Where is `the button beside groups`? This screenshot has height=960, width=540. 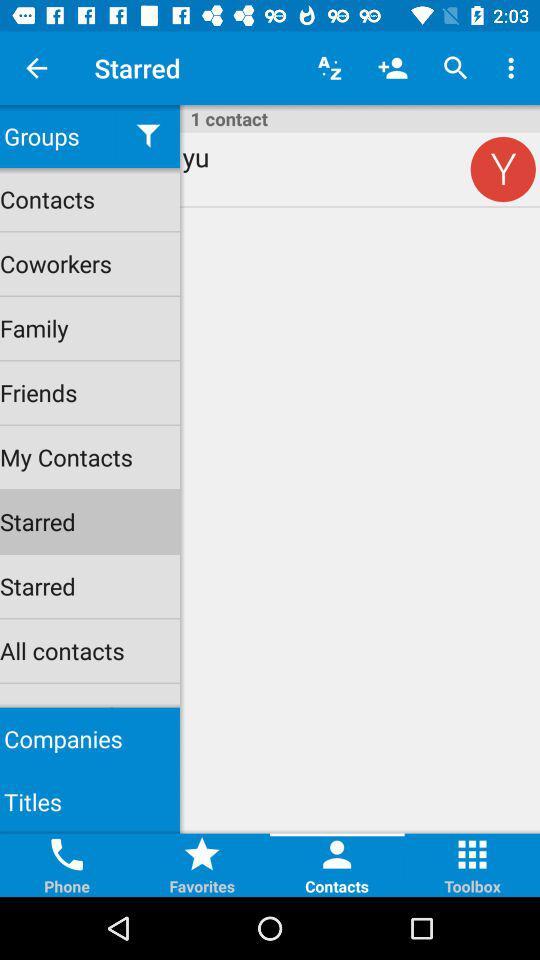
the button beside groups is located at coordinates (147, 135).